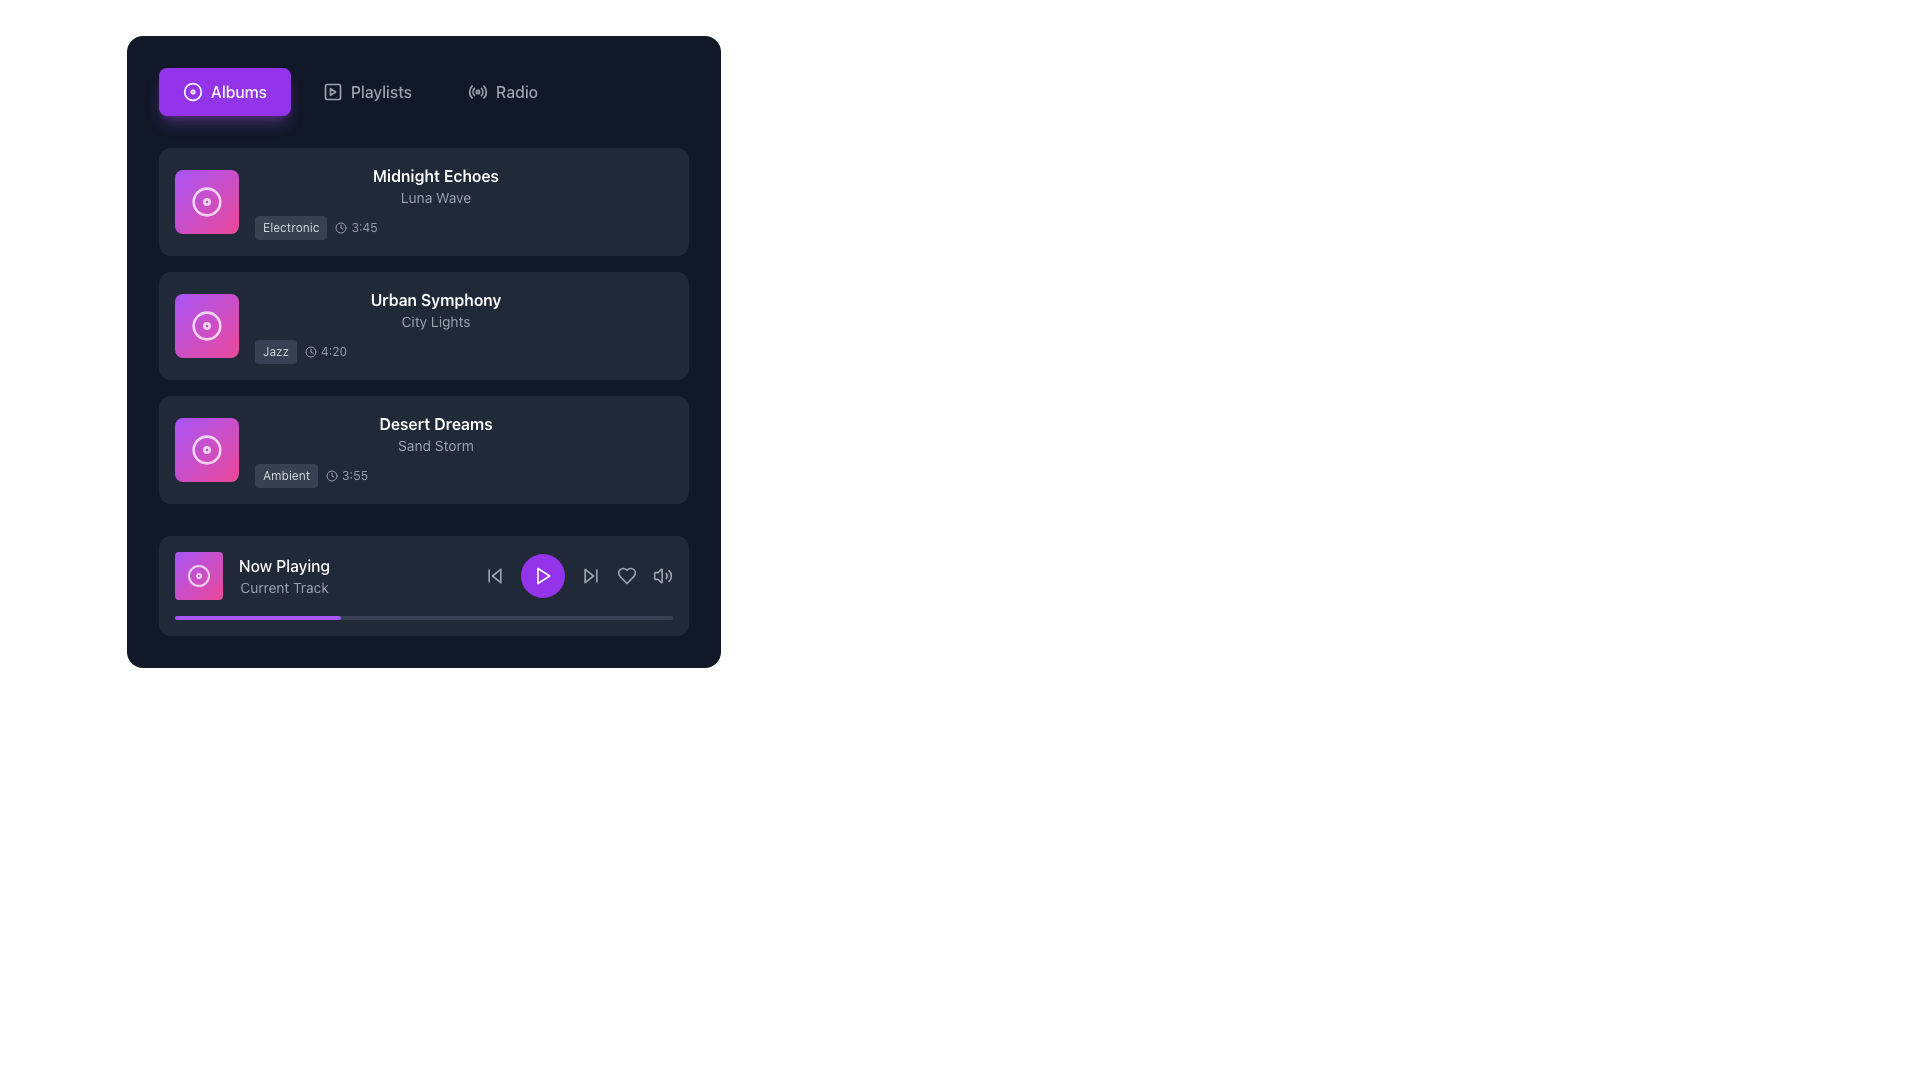 The width and height of the screenshot is (1920, 1080). What do you see at coordinates (341, 226) in the screenshot?
I see `the circular graphical element that is part of the icon located to the left of the '3:45' text in the album track list for 'Midnight Echoes'` at bounding box center [341, 226].